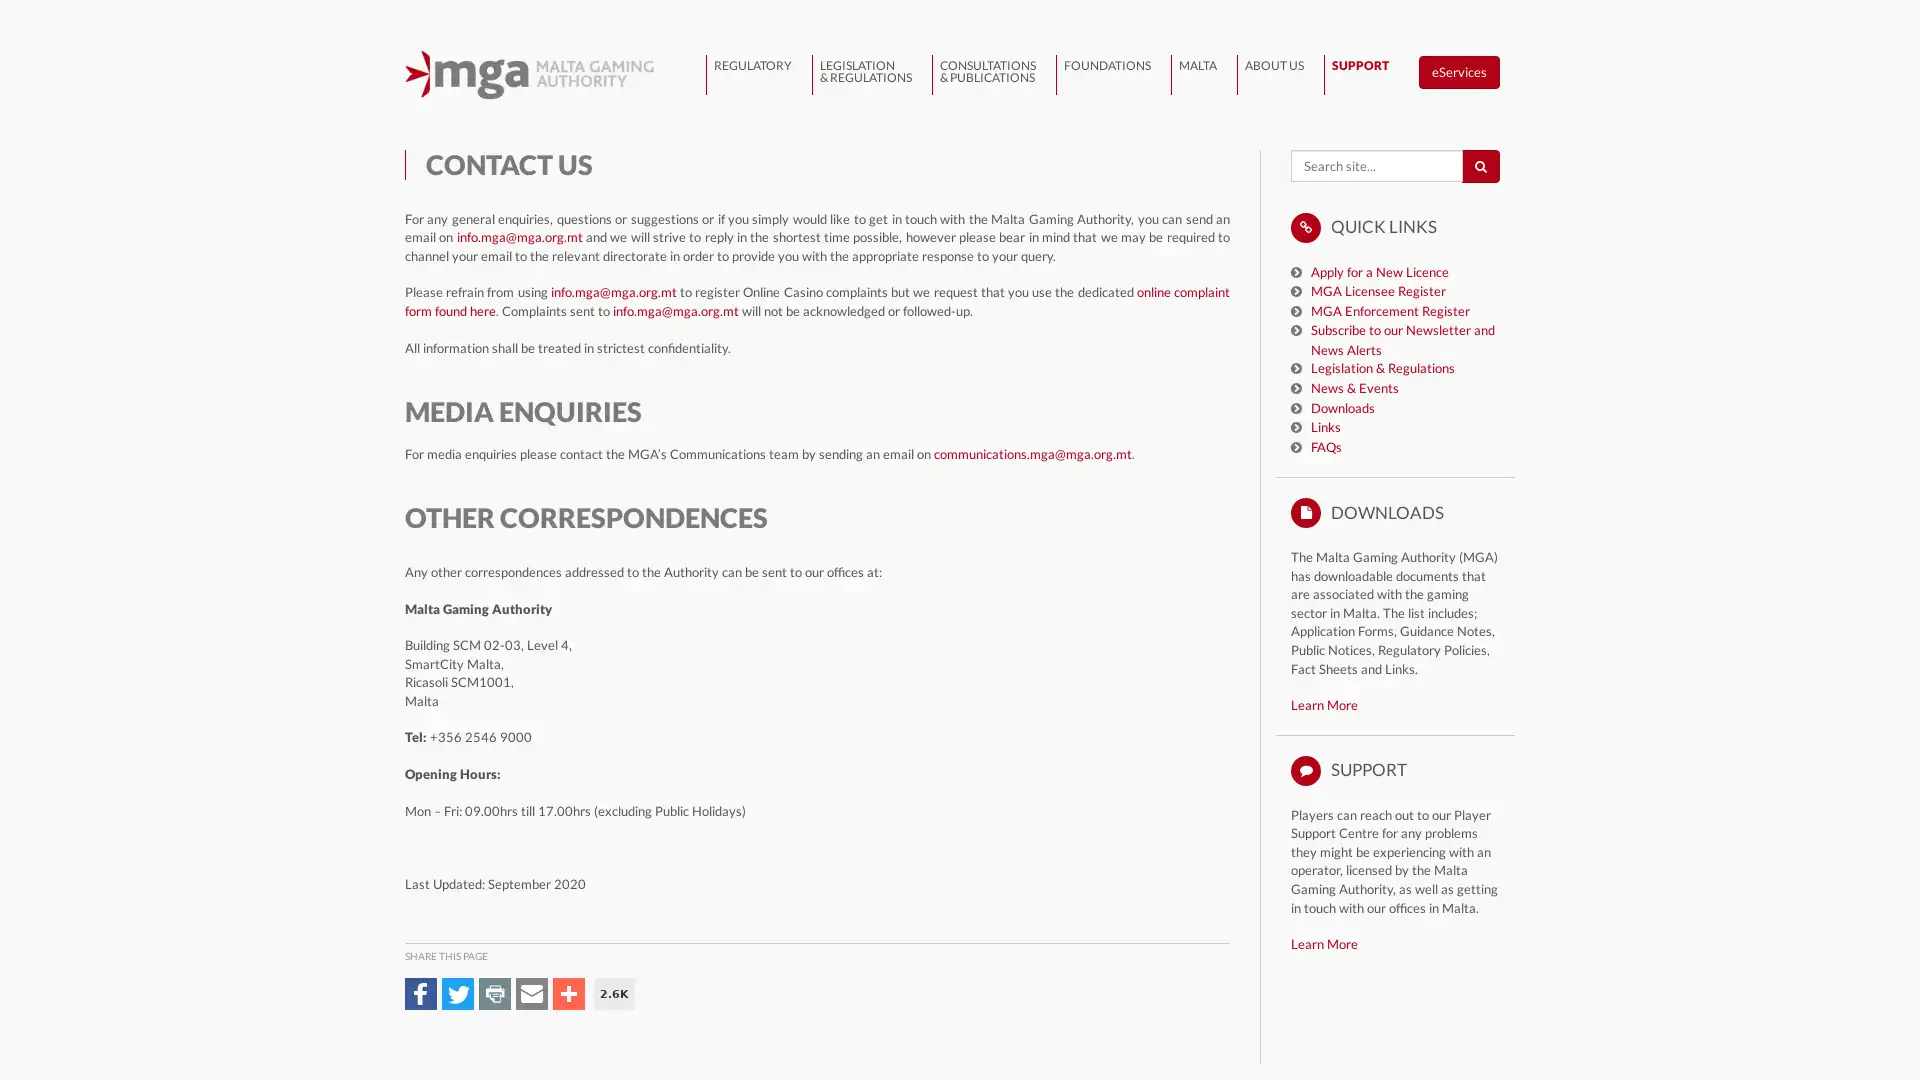 The width and height of the screenshot is (1920, 1080). What do you see at coordinates (494, 994) in the screenshot?
I see `Share to Print` at bounding box center [494, 994].